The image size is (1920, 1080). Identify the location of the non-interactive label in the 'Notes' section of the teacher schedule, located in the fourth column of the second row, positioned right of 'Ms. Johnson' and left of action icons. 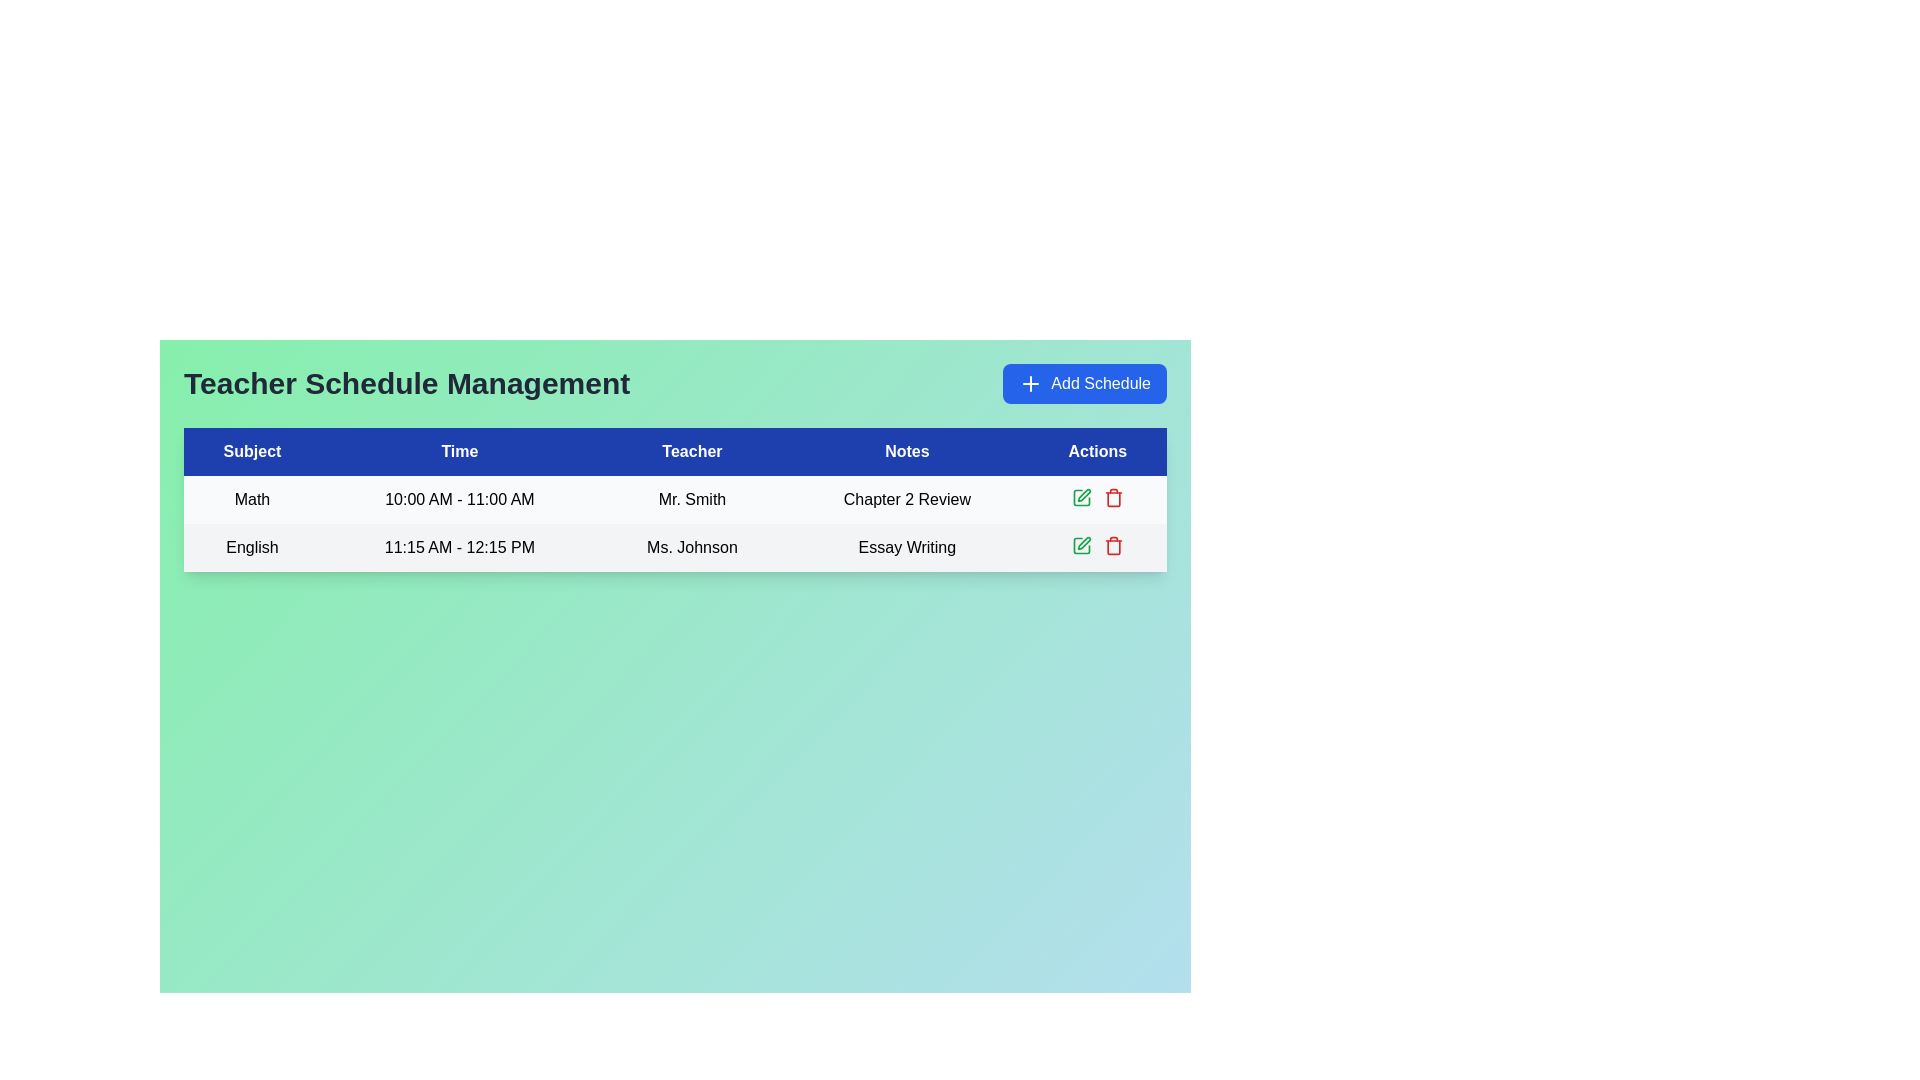
(906, 547).